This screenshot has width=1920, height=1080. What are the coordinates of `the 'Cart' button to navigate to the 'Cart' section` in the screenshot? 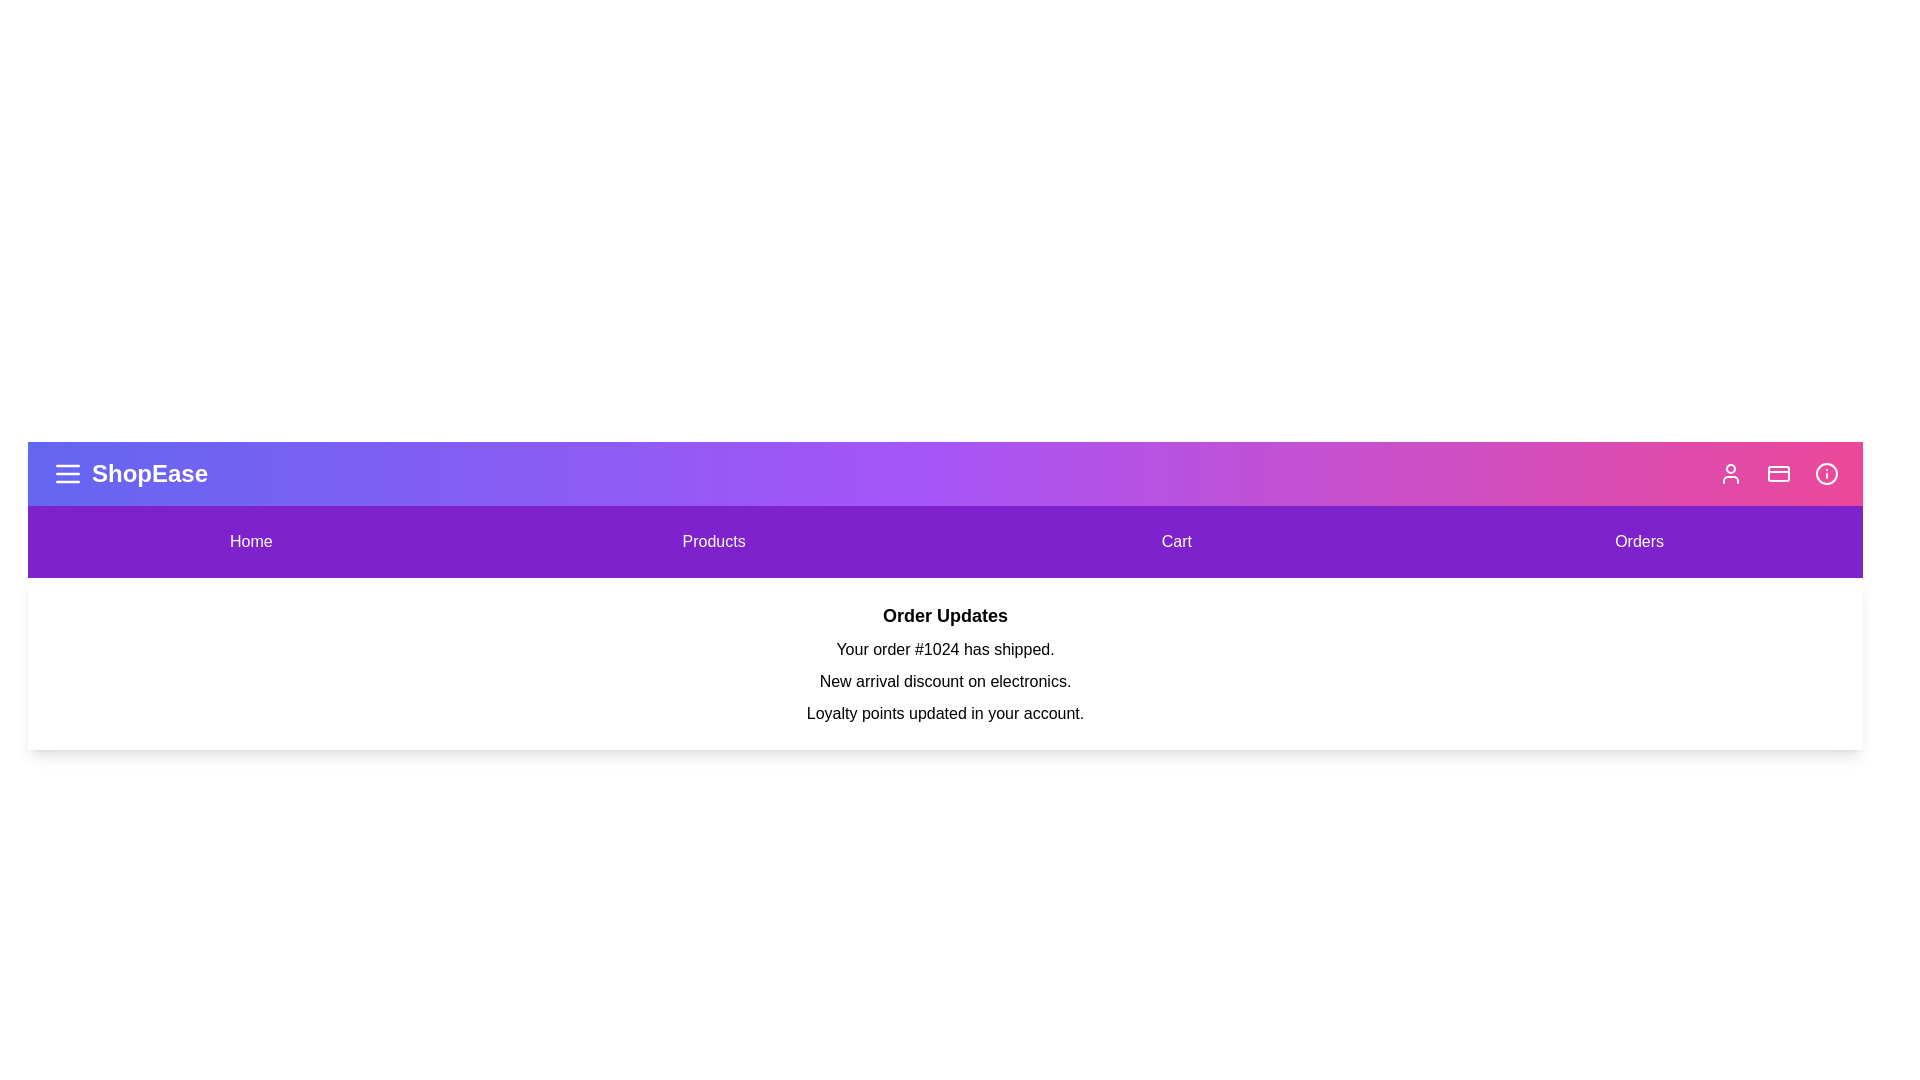 It's located at (1176, 542).